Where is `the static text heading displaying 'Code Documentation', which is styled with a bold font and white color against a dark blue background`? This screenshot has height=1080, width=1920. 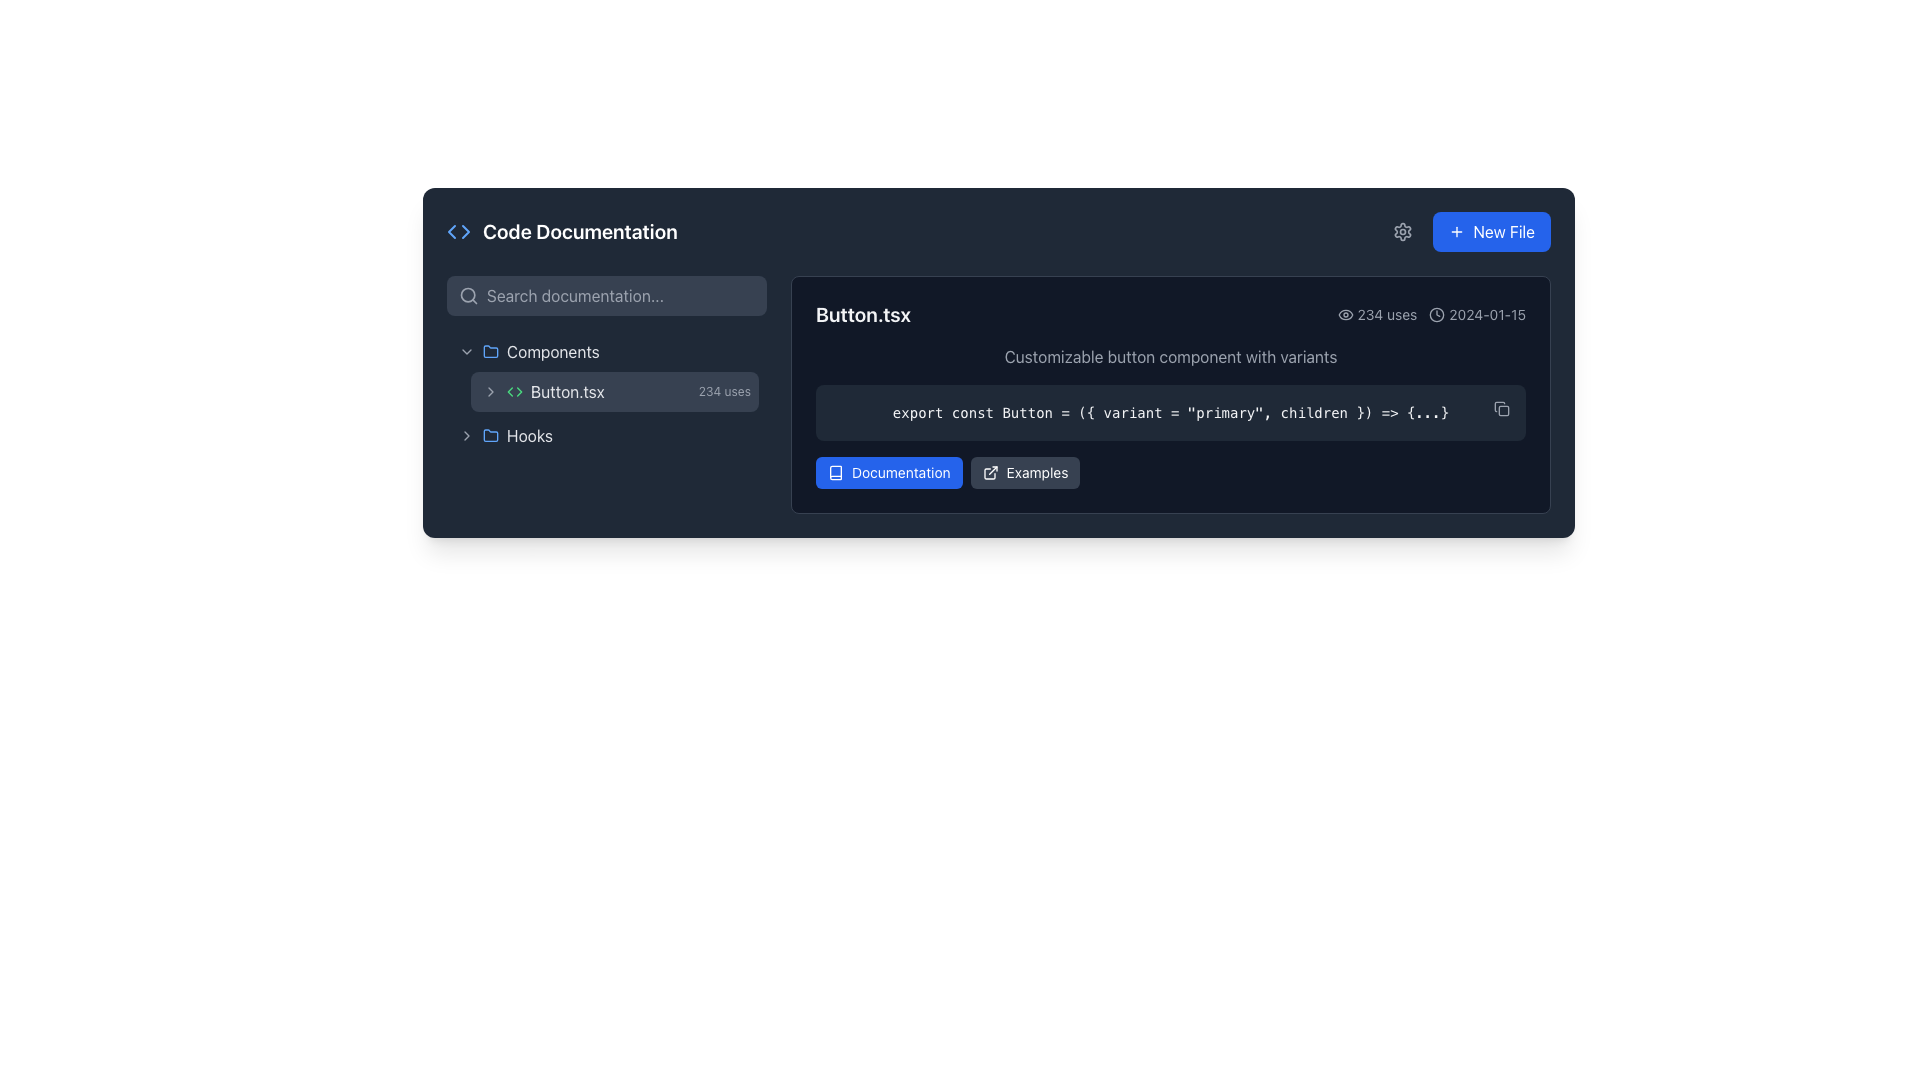
the static text heading displaying 'Code Documentation', which is styled with a bold font and white color against a dark blue background is located at coordinates (579, 230).